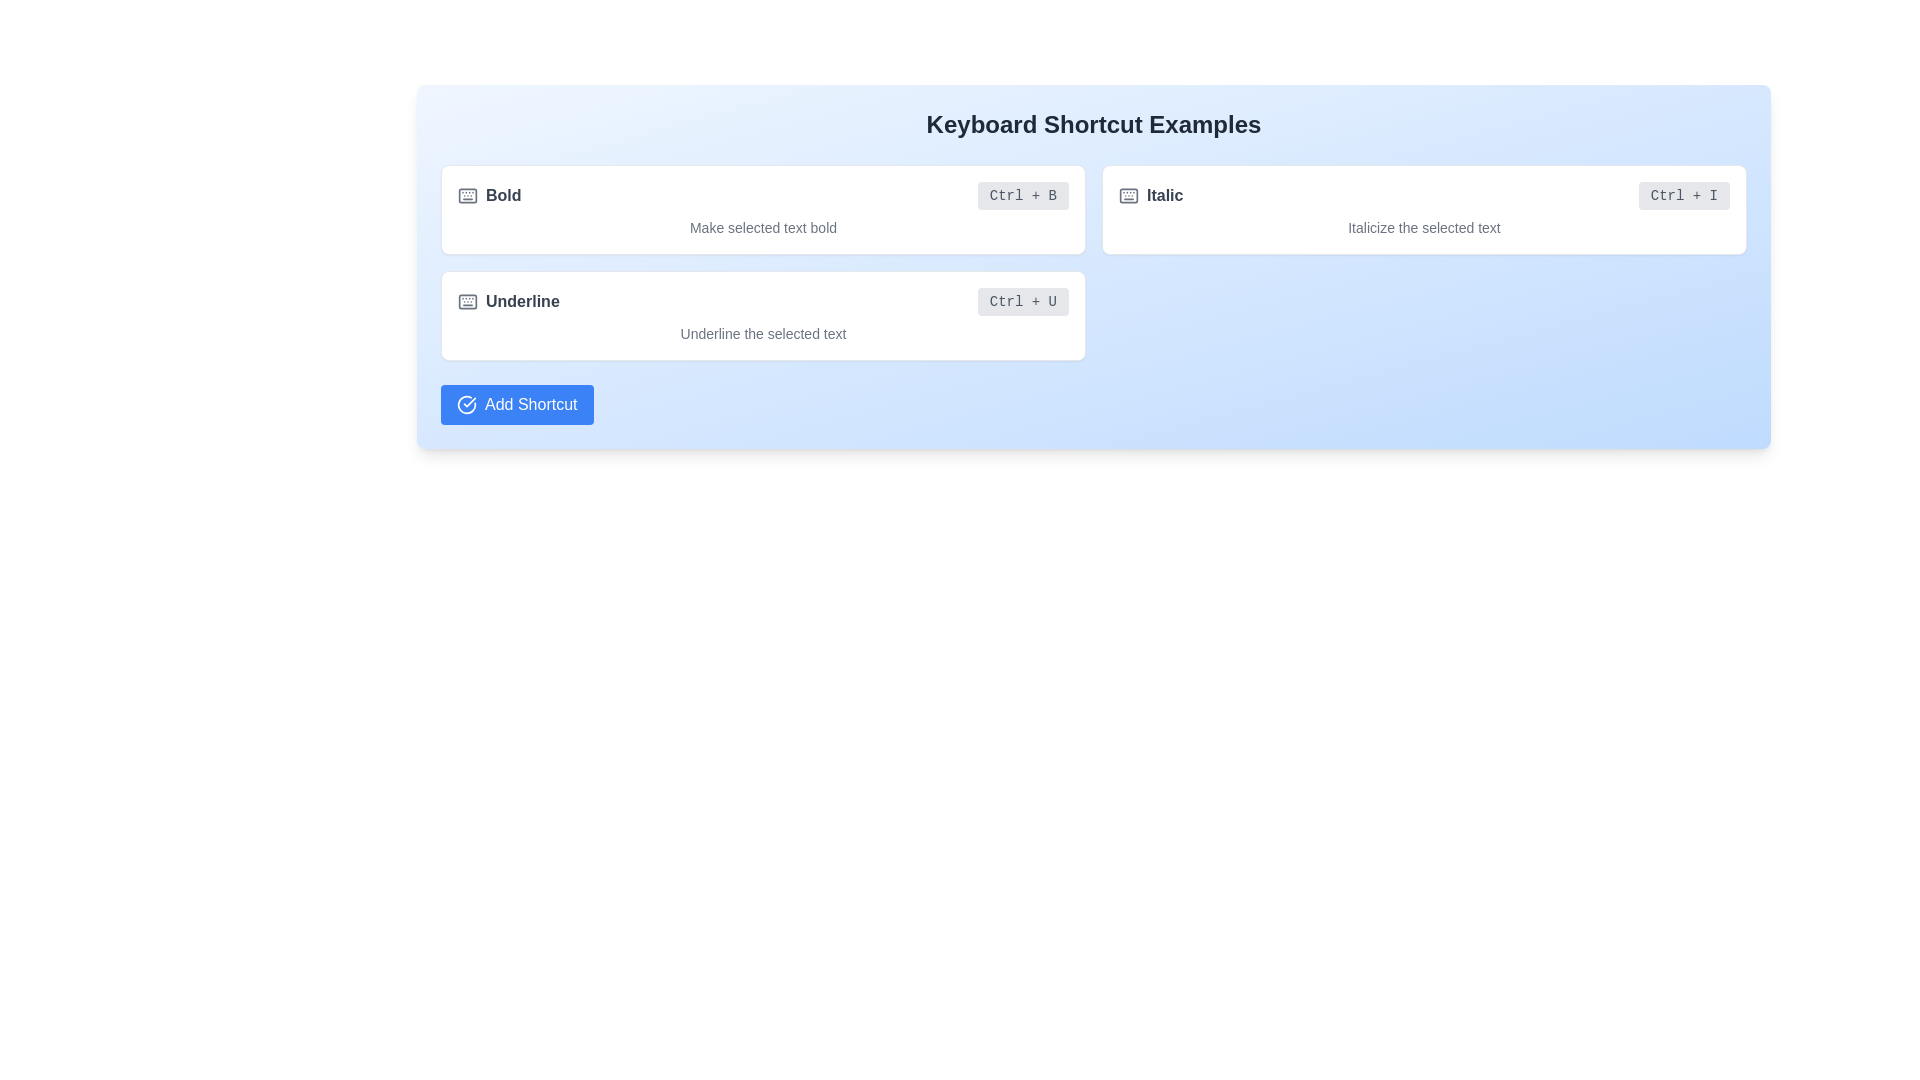  I want to click on the Text Label element displaying 'Ctrl + I', which is located on the right-hand side of the section titled 'Italic', so click(1683, 196).